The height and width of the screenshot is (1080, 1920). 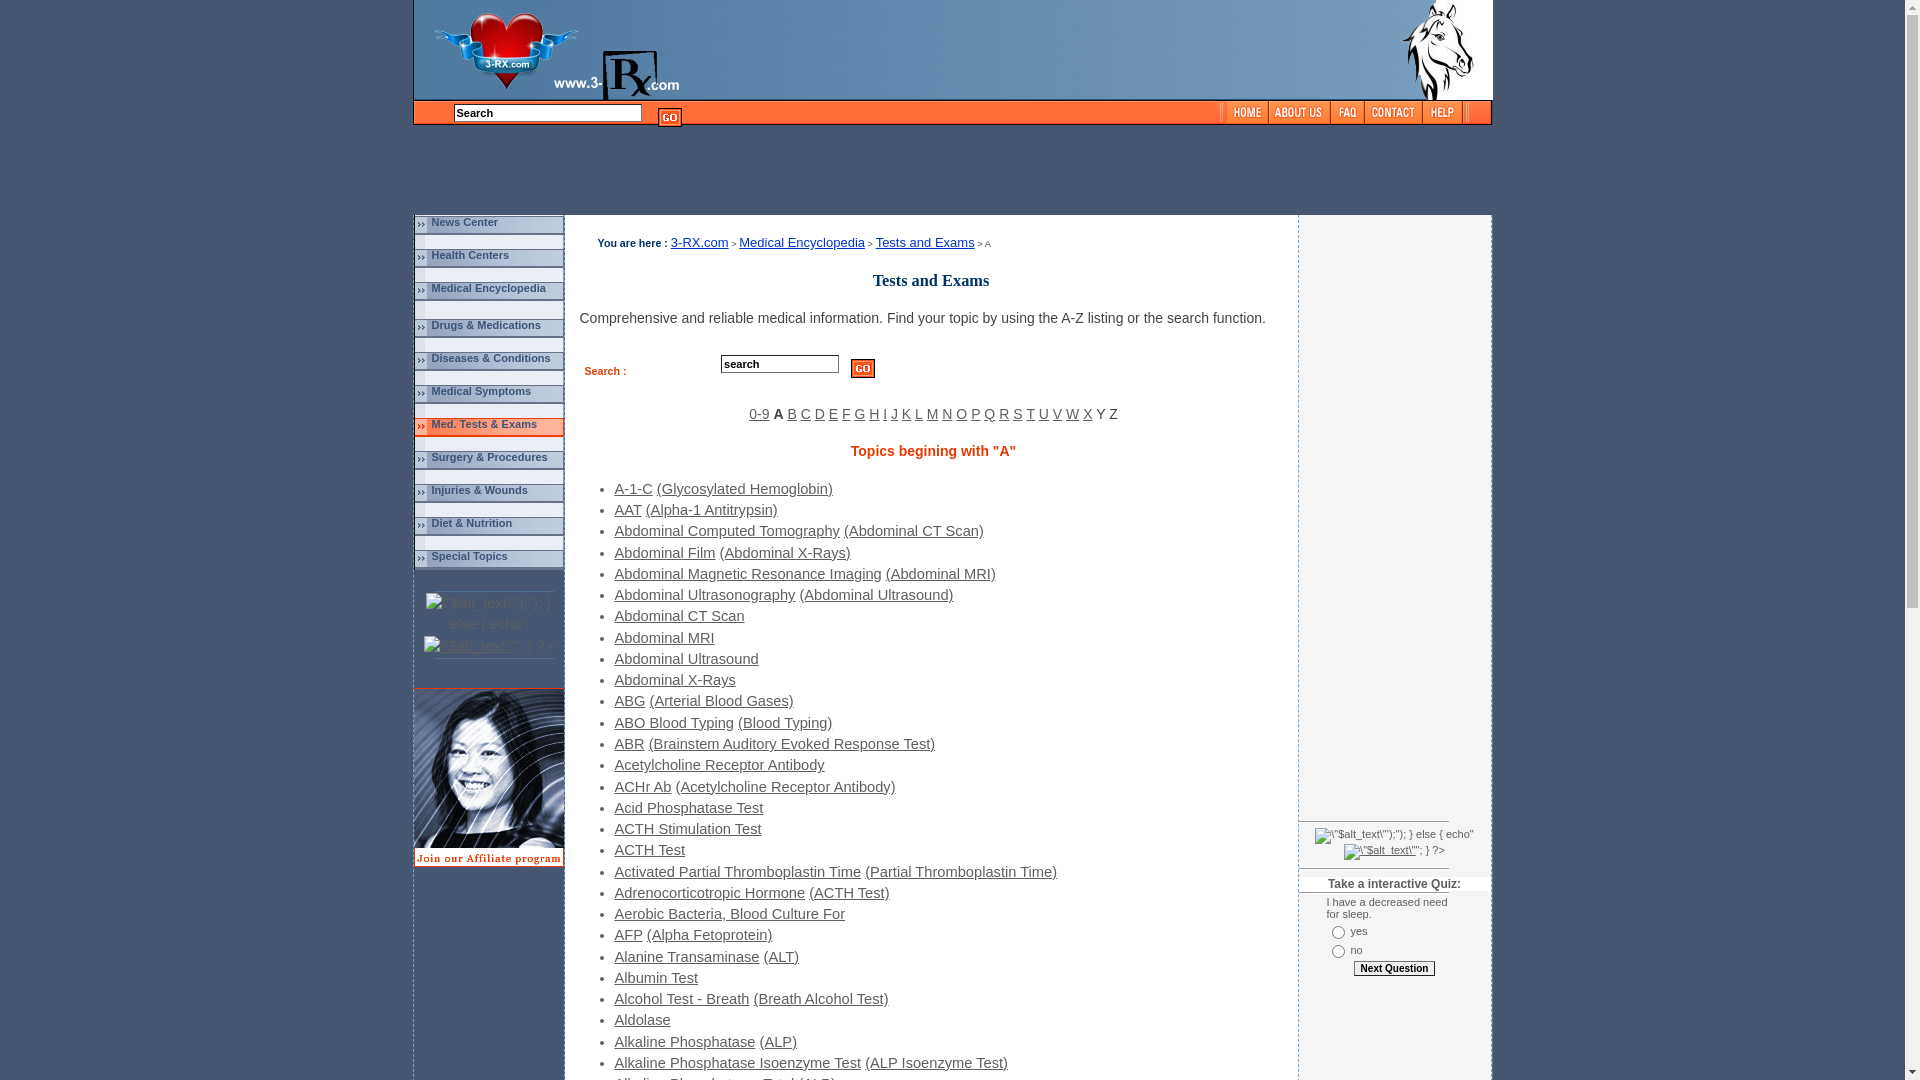 I want to click on 'Abdominal Ultrasound', so click(x=613, y=659).